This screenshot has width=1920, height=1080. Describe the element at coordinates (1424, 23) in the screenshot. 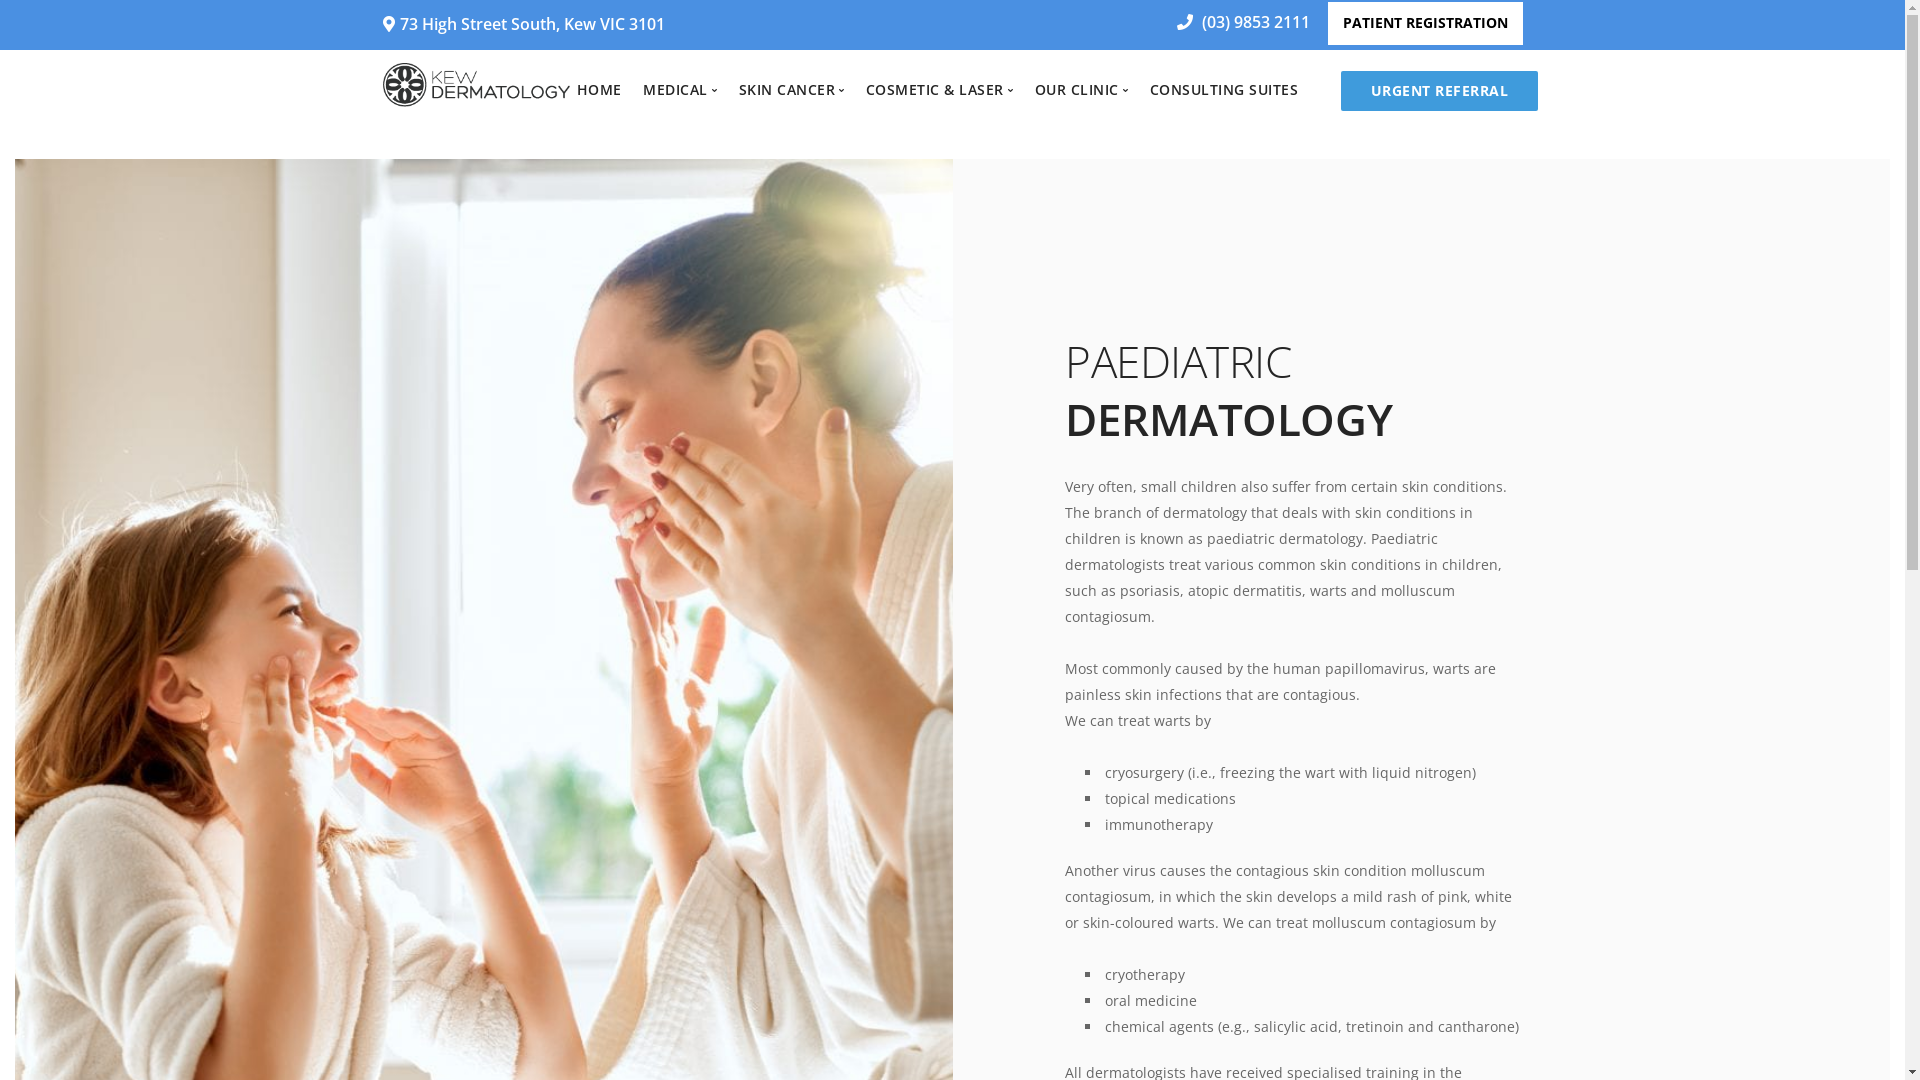

I see `'PATIENT REGISTRATION'` at that location.